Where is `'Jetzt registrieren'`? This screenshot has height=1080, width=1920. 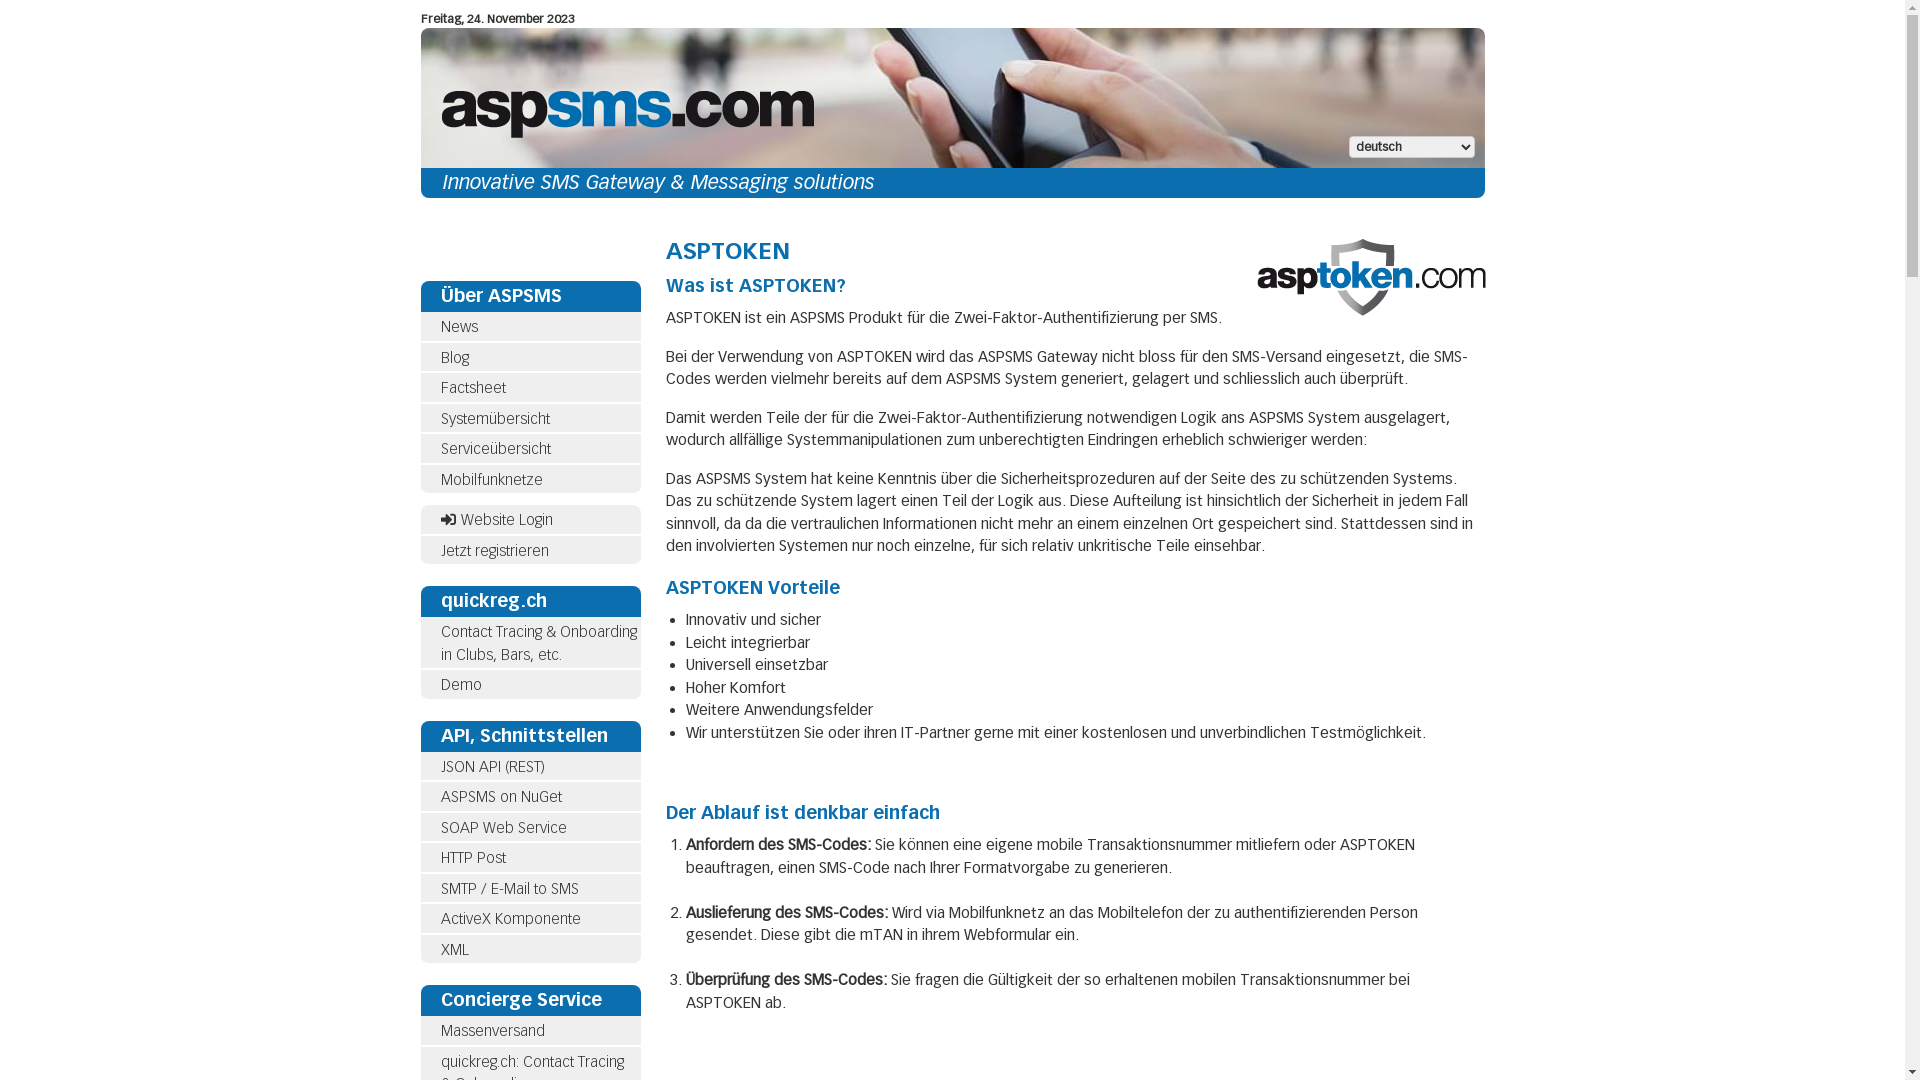 'Jetzt registrieren' is located at coordinates (419, 551).